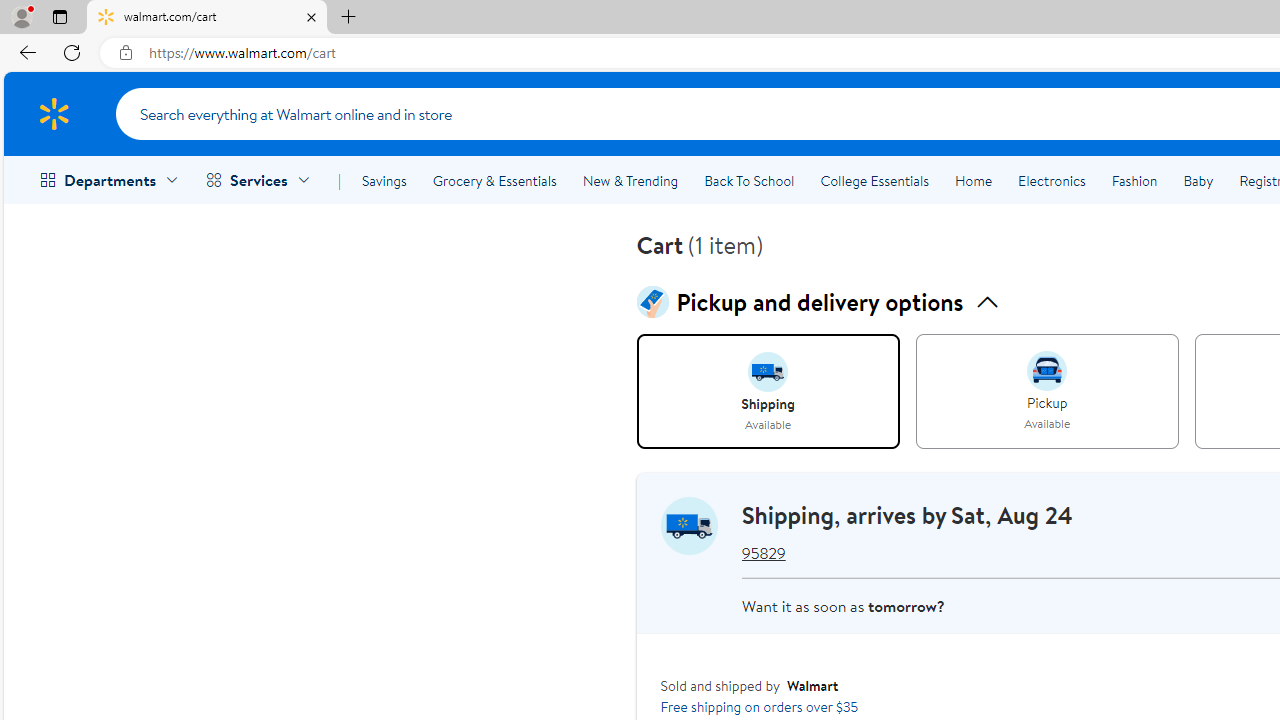  I want to click on 'New & Trending', so click(630, 181).